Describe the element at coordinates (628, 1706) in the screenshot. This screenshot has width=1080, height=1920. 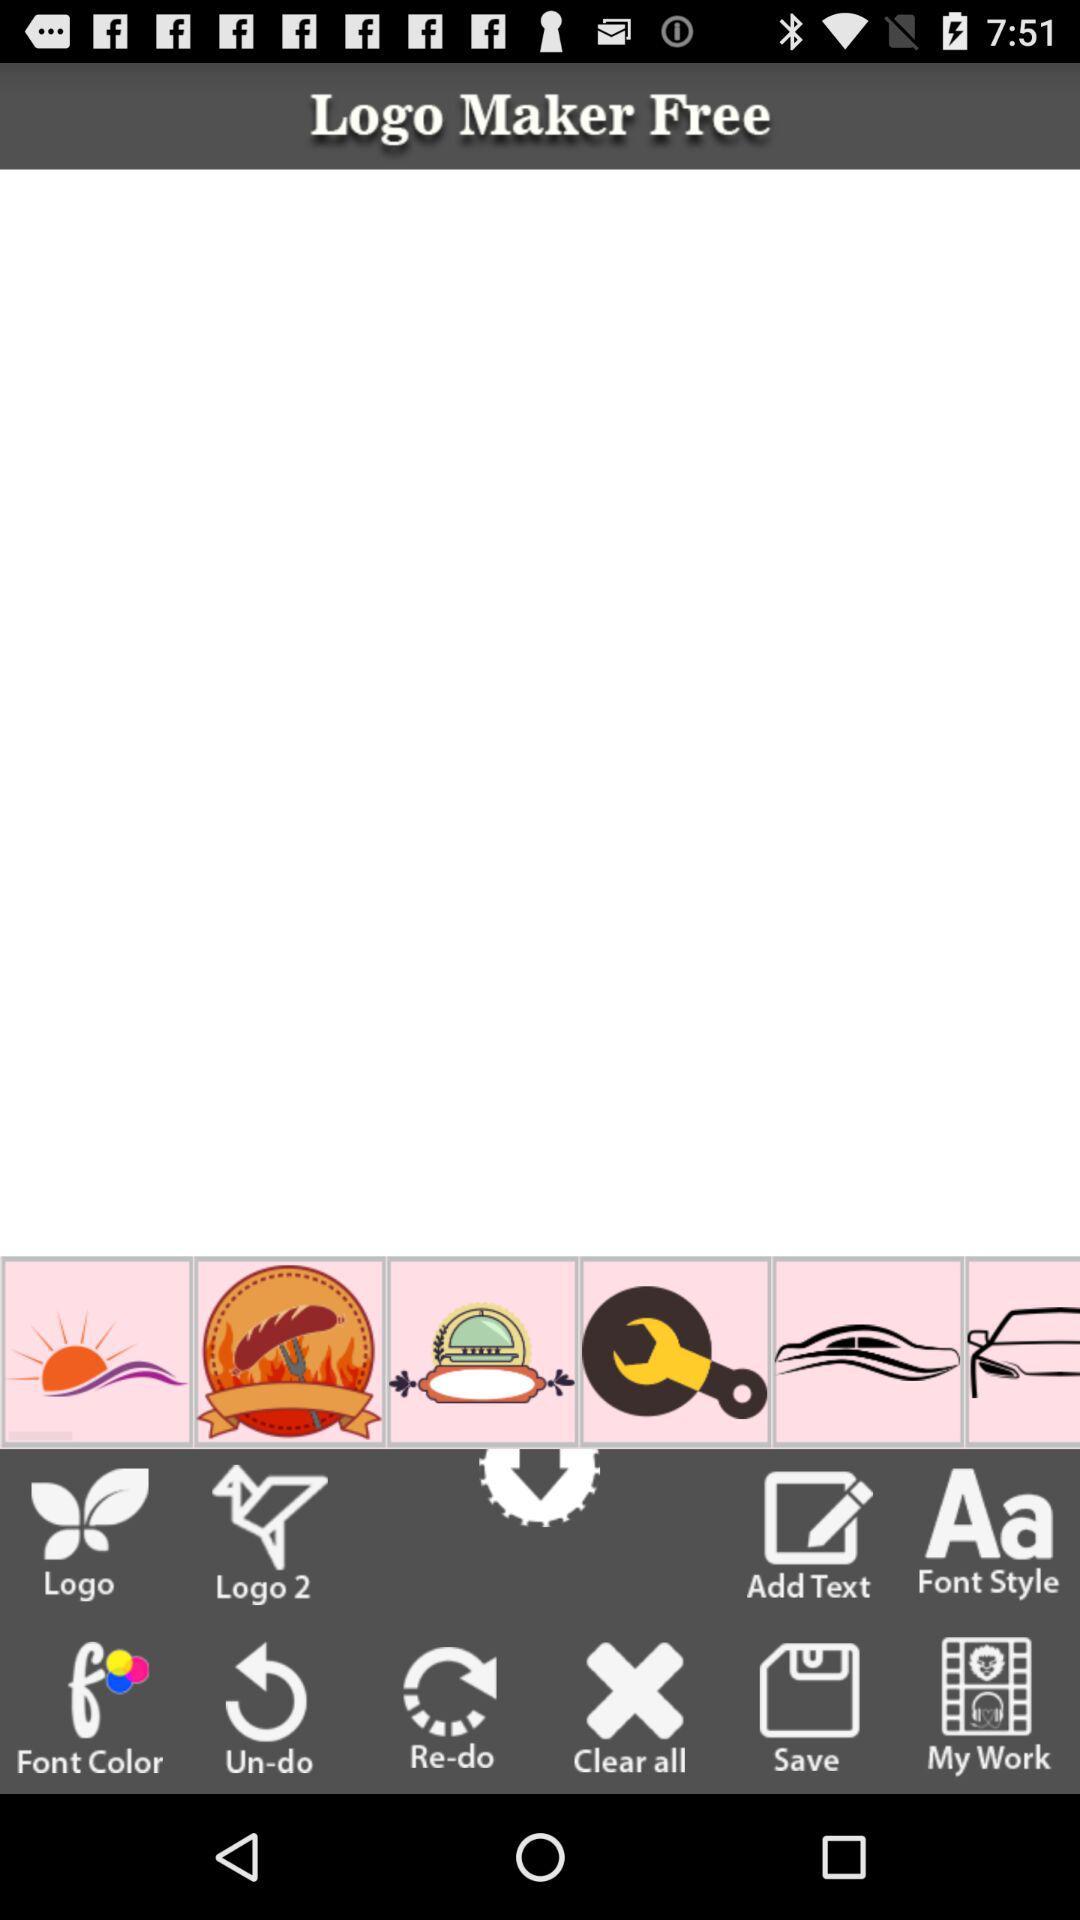
I see `clear all` at that location.